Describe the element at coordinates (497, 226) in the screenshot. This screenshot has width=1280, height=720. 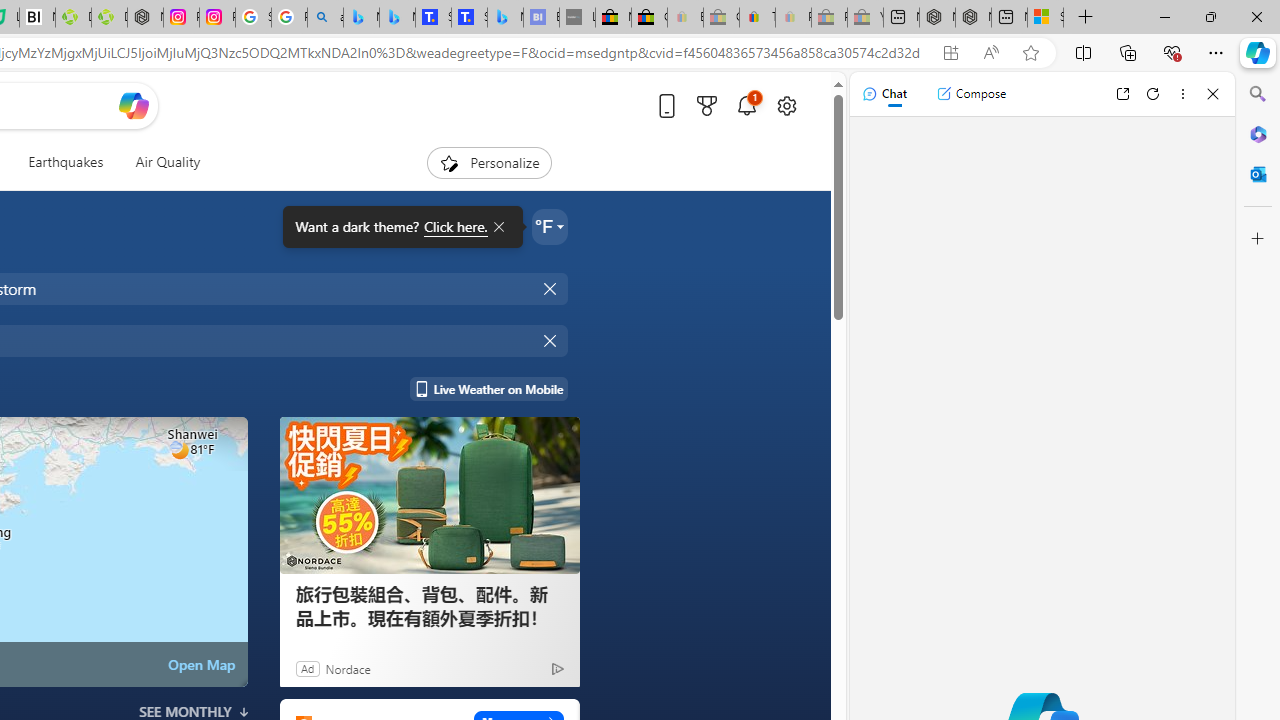
I see `'Class: BubbleMessageCloseIcon-DS-EntryPoint1-1'` at that location.